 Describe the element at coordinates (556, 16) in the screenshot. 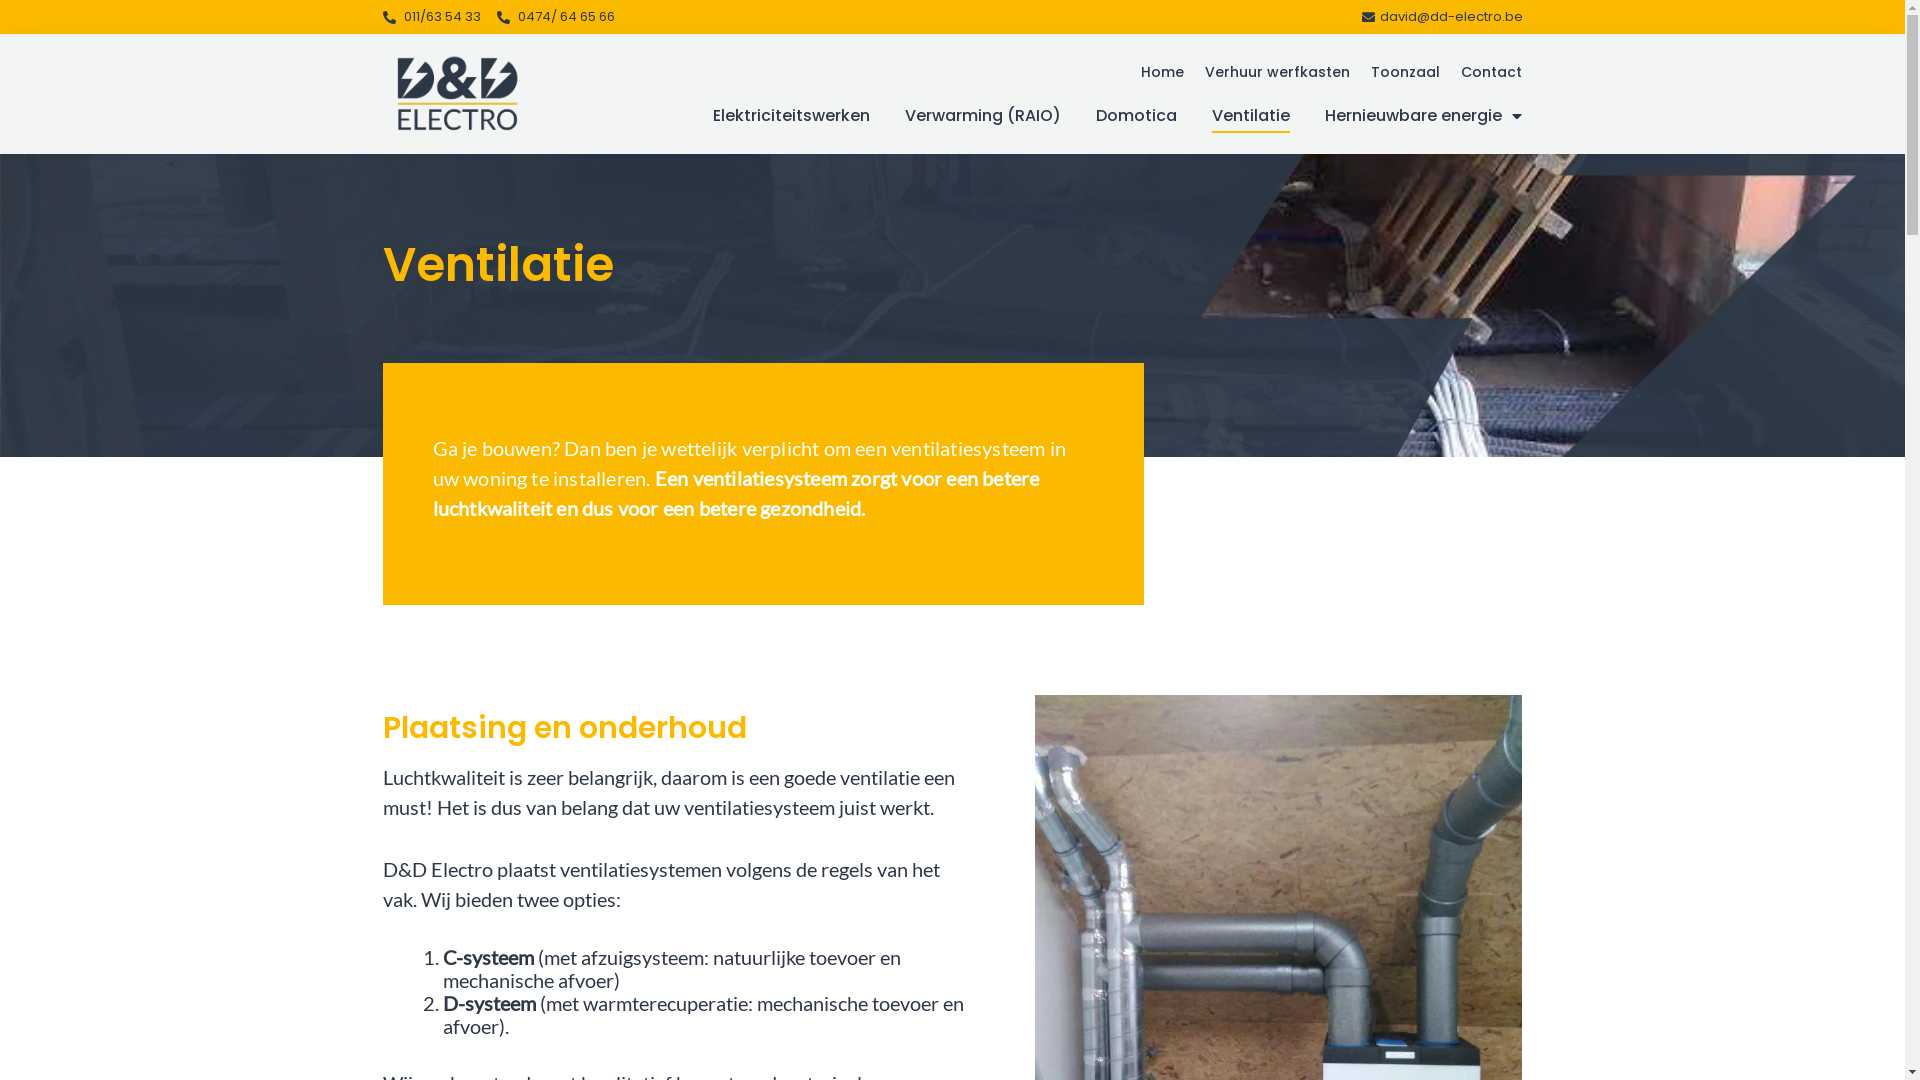

I see `'0474/ 64 65 66'` at that location.